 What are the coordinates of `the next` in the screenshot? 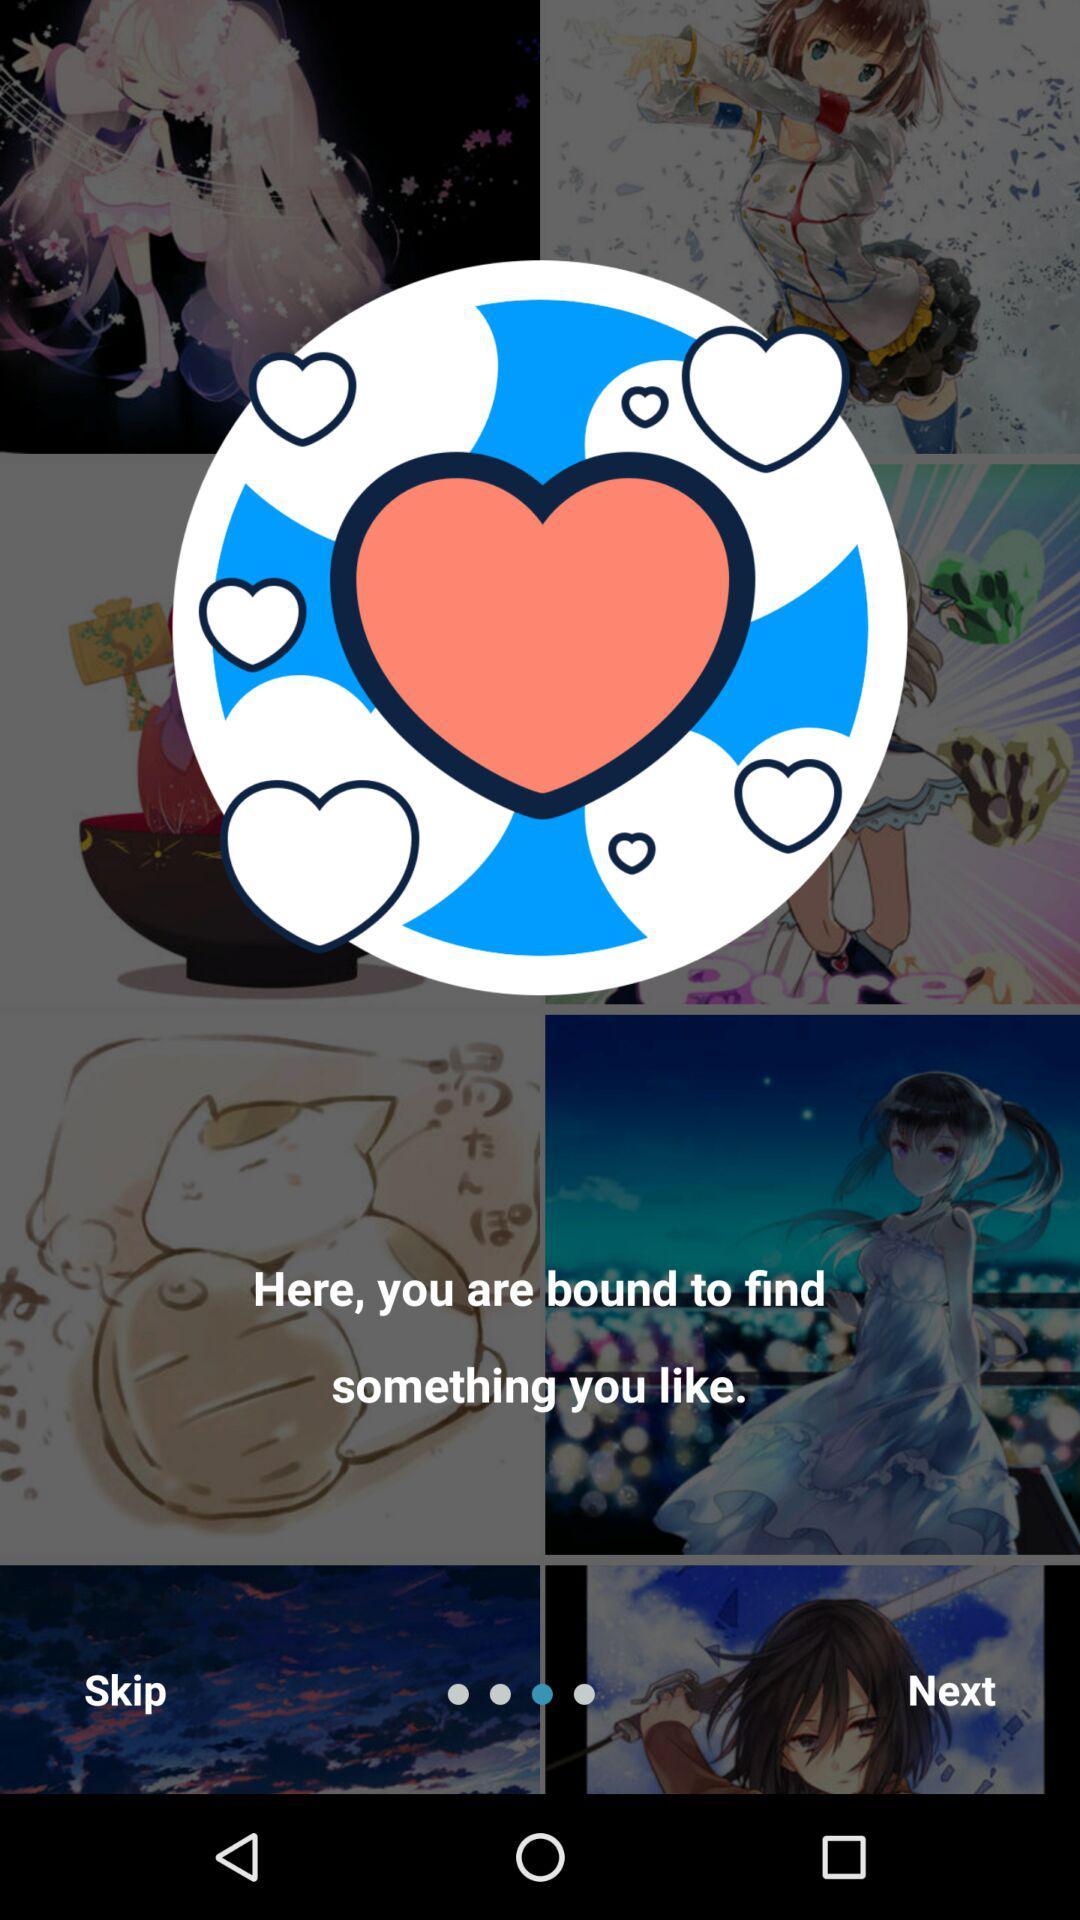 It's located at (950, 1688).